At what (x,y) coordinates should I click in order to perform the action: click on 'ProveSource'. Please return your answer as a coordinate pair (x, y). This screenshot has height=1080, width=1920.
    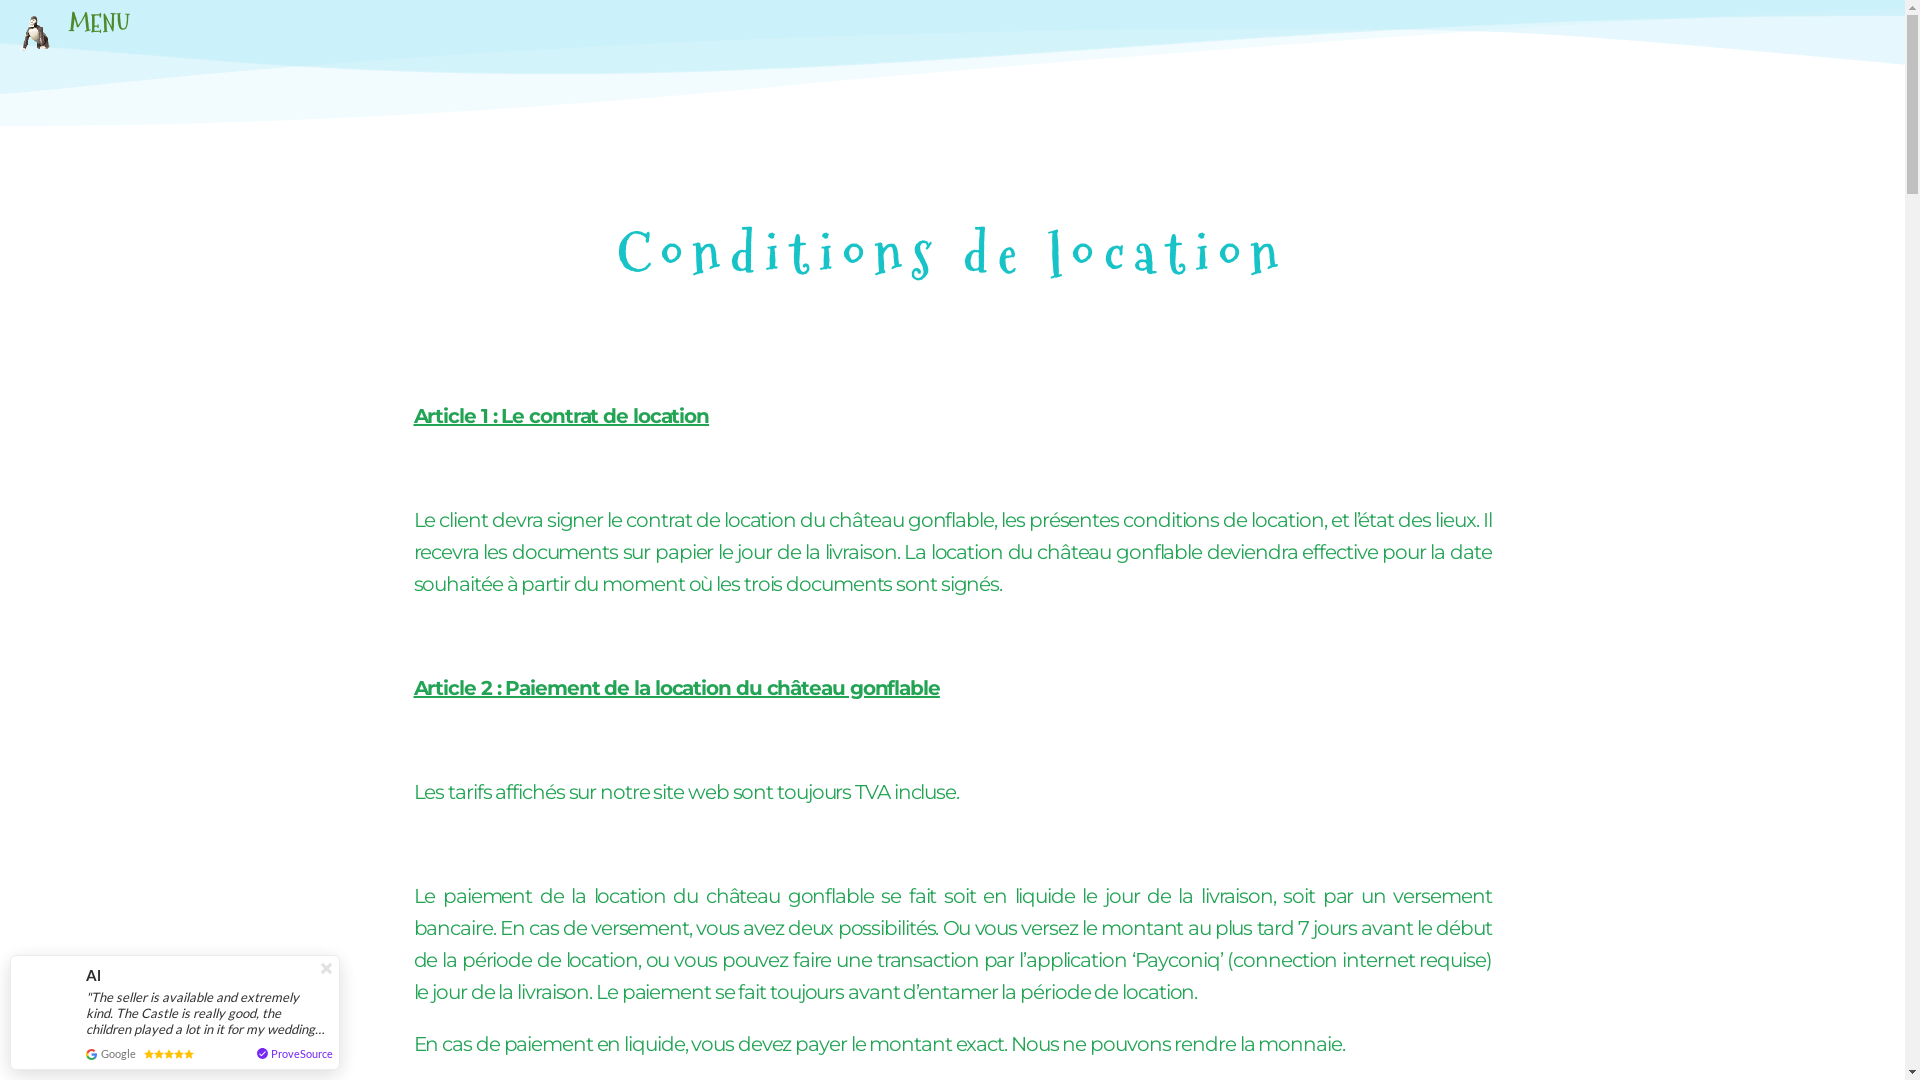
    Looking at the image, I should click on (269, 1052).